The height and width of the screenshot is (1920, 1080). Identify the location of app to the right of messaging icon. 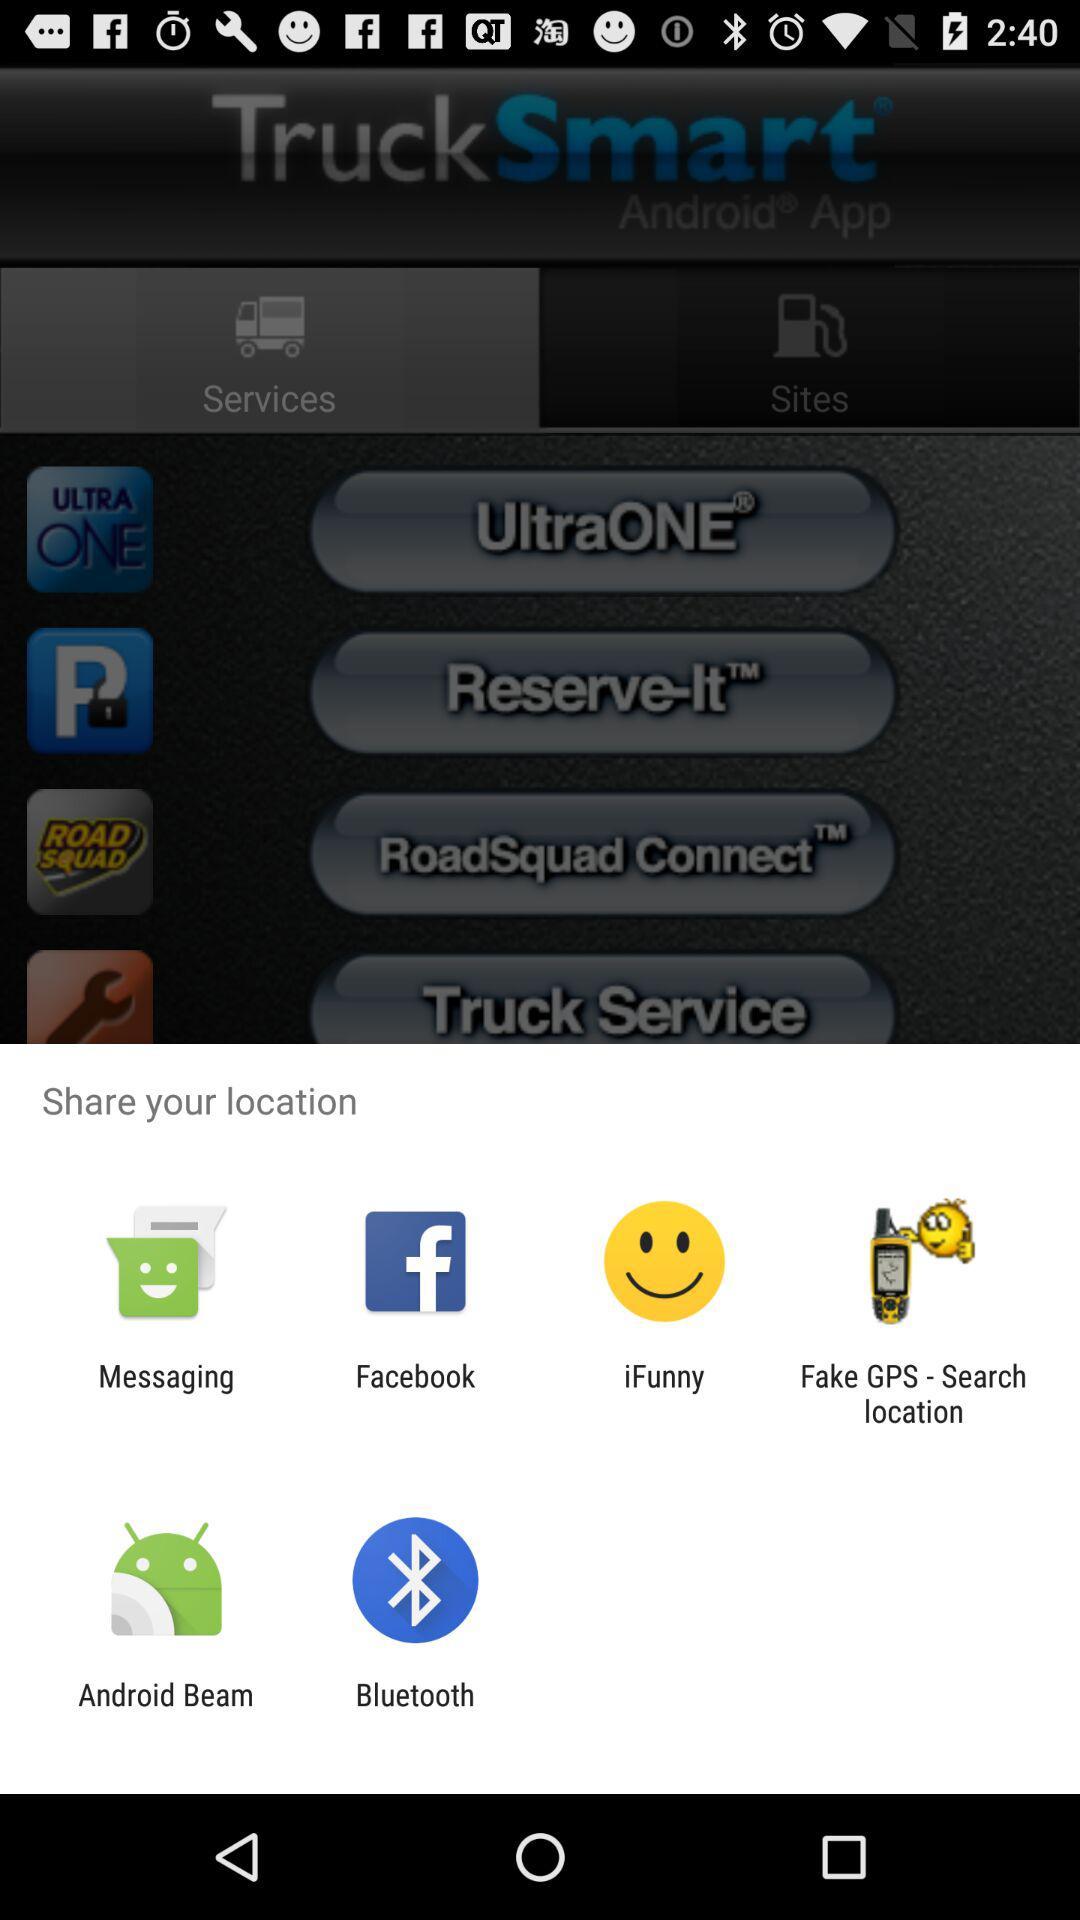
(414, 1392).